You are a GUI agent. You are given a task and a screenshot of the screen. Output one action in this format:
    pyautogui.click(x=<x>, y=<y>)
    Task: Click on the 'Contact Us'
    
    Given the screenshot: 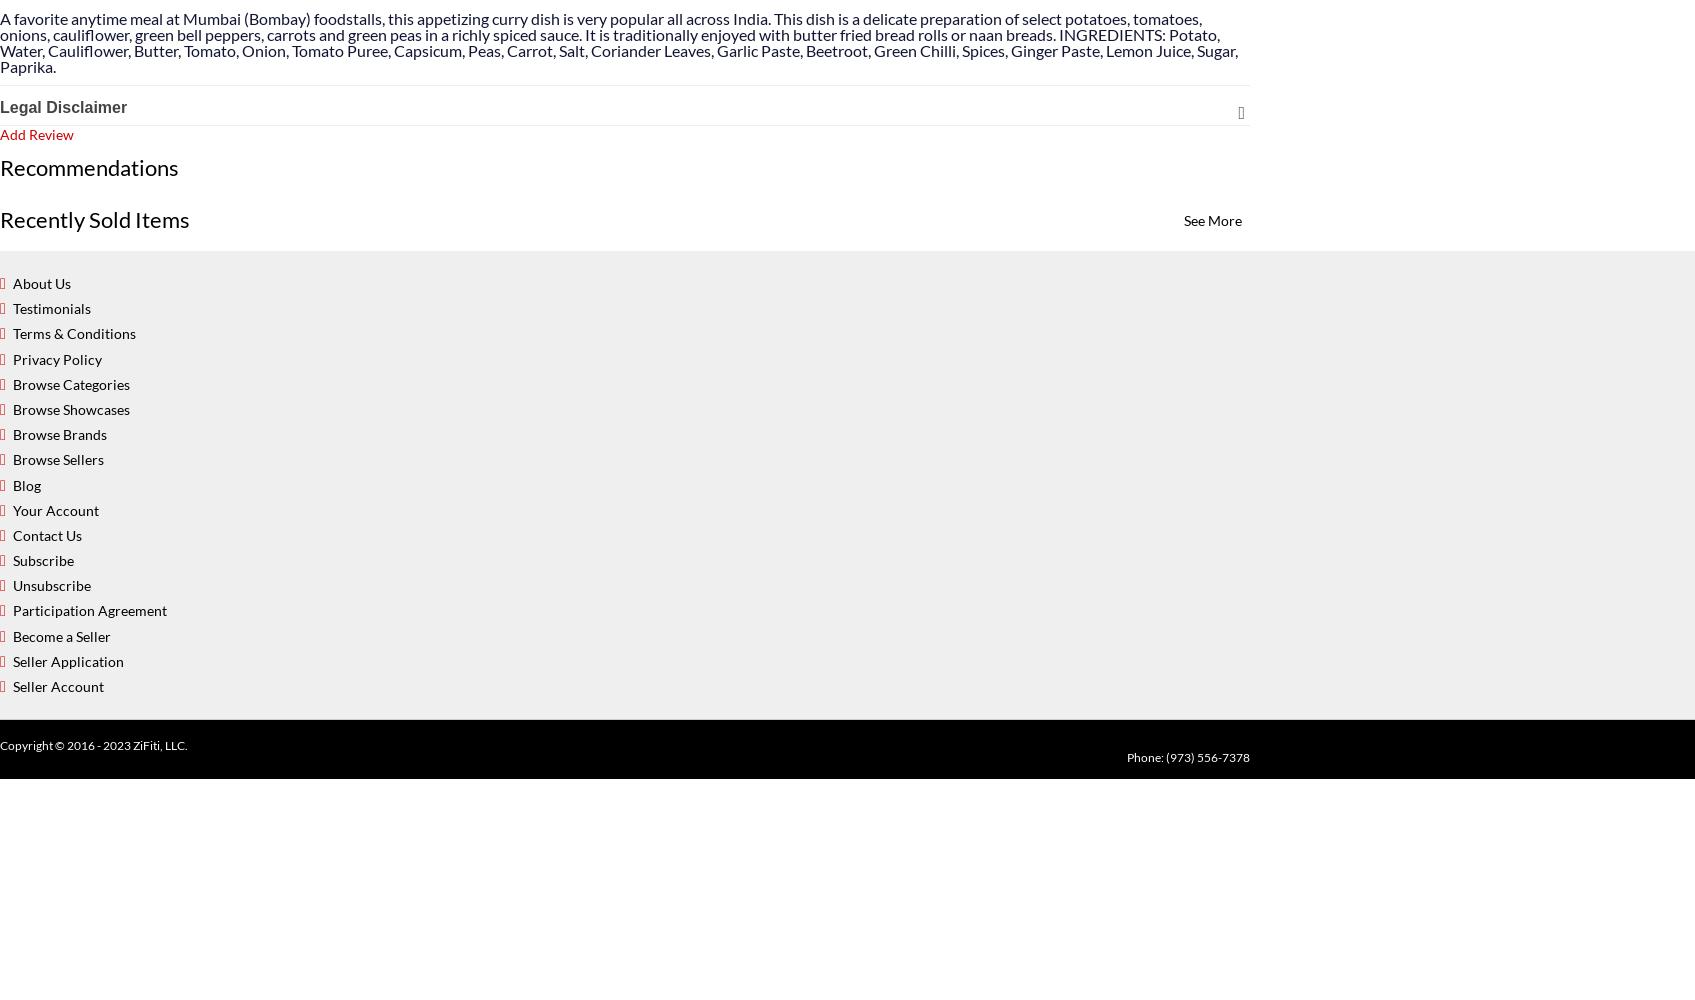 What is the action you would take?
    pyautogui.click(x=46, y=534)
    